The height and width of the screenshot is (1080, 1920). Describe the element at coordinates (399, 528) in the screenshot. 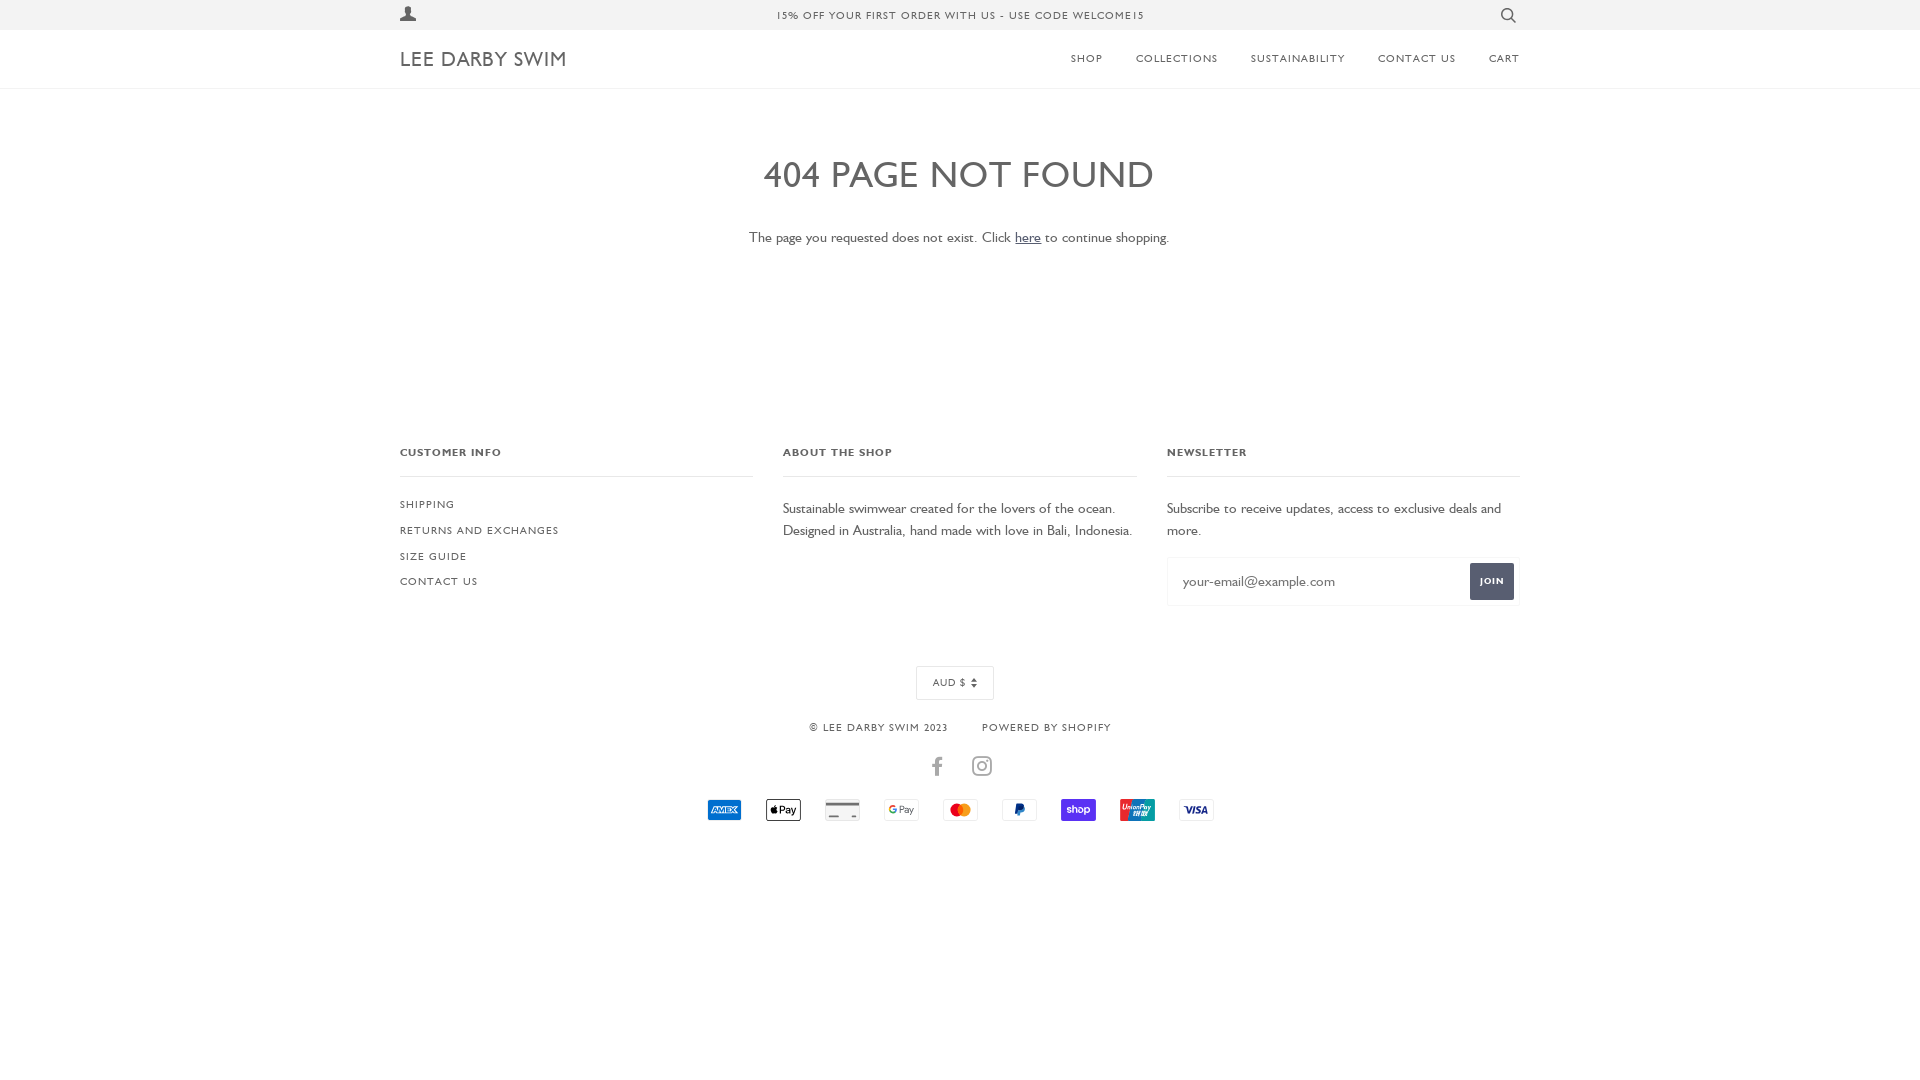

I see `'RETURNS AND EXCHANGES'` at that location.